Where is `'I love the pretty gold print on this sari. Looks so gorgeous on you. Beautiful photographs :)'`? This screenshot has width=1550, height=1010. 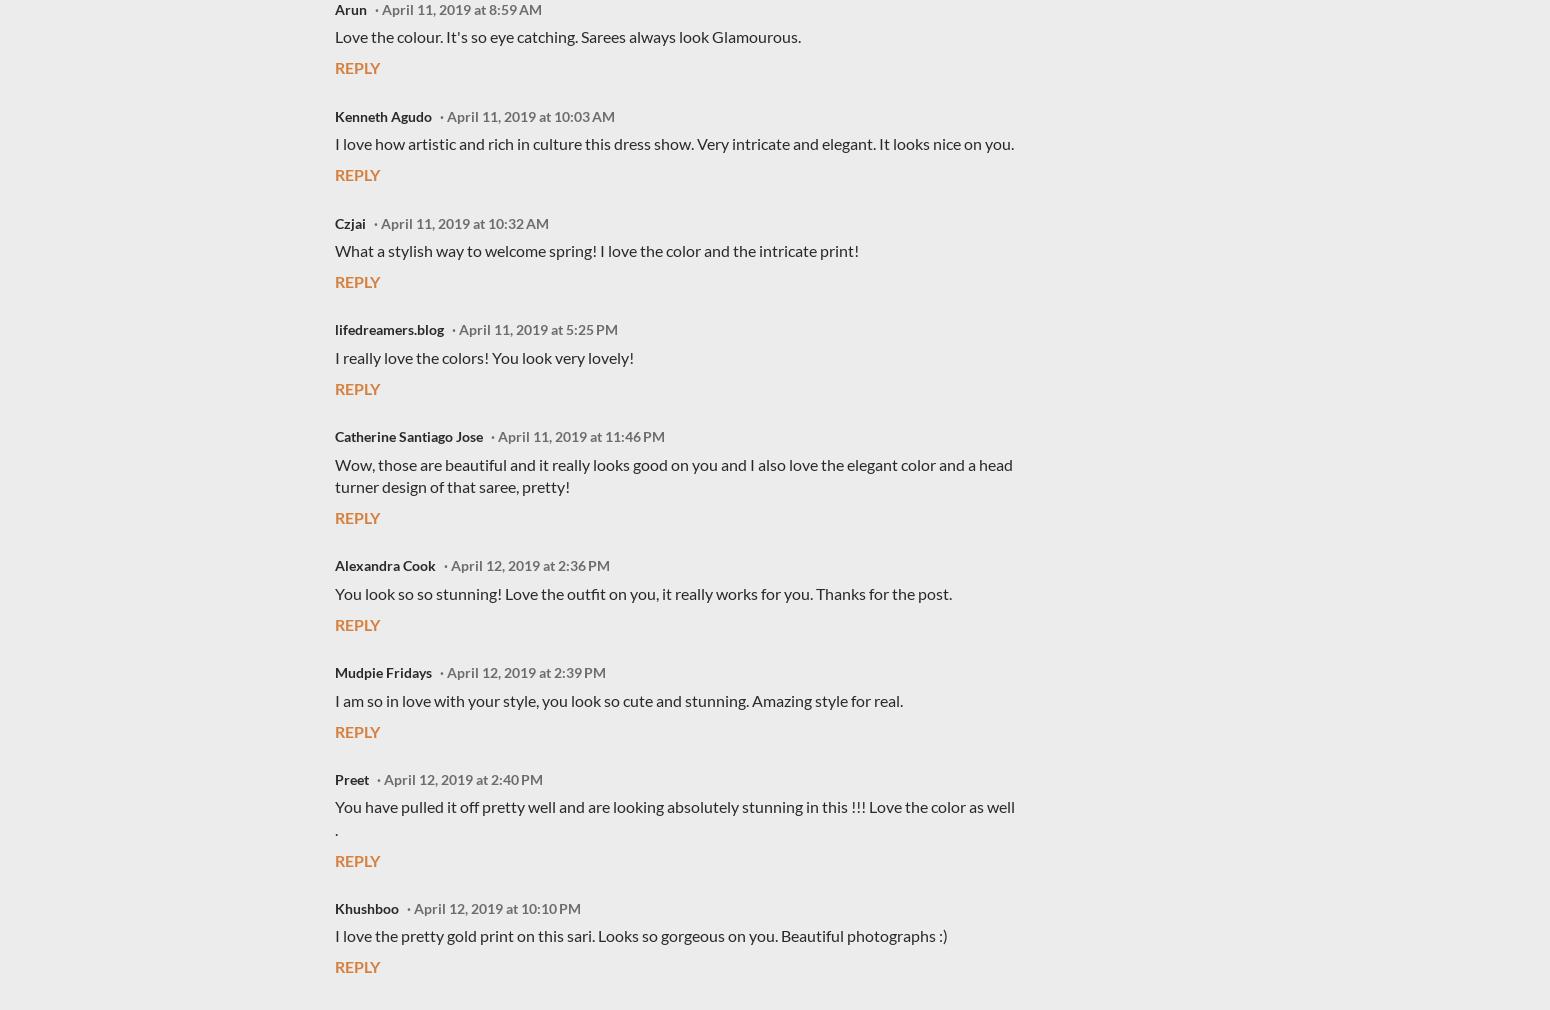 'I love the pretty gold print on this sari. Looks so gorgeous on you. Beautiful photographs :)' is located at coordinates (640, 935).